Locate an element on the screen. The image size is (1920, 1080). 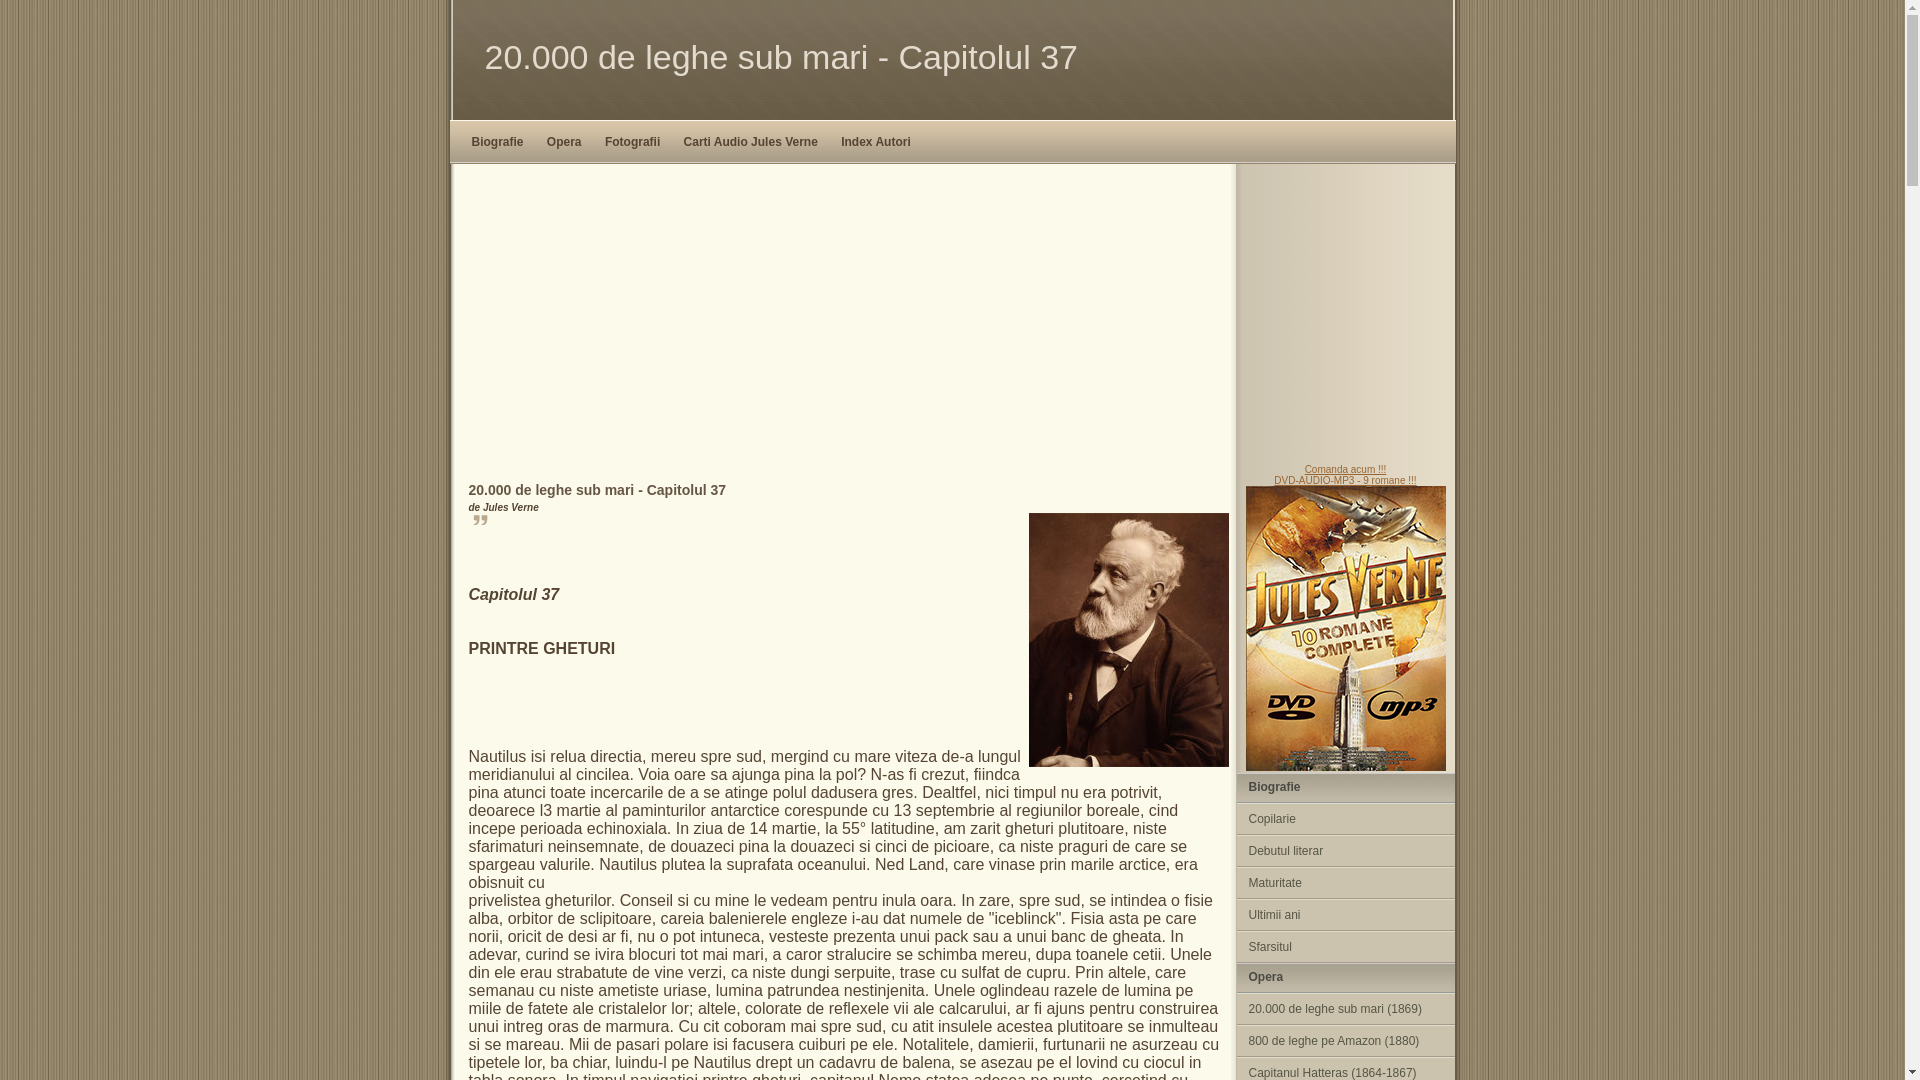
'Opera' is located at coordinates (542, 141).